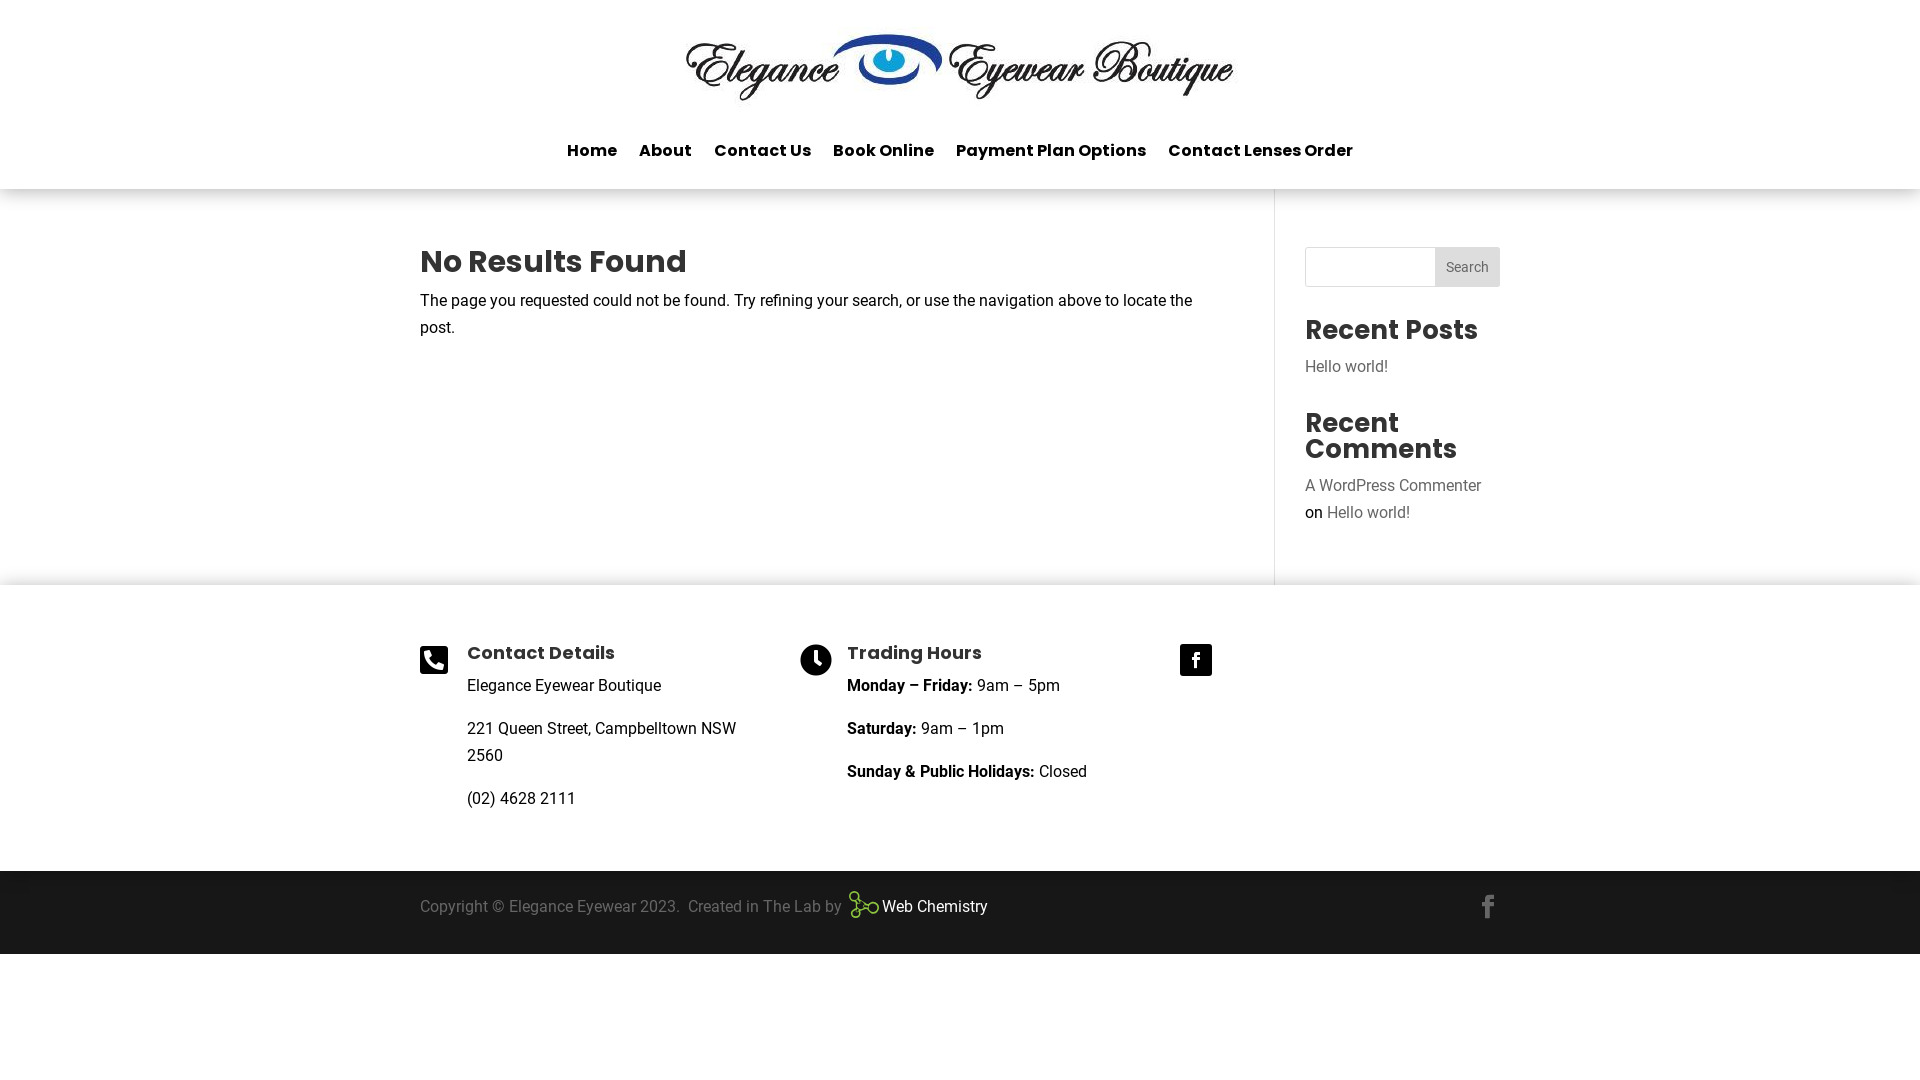 The image size is (1920, 1080). What do you see at coordinates (665, 149) in the screenshot?
I see `'About'` at bounding box center [665, 149].